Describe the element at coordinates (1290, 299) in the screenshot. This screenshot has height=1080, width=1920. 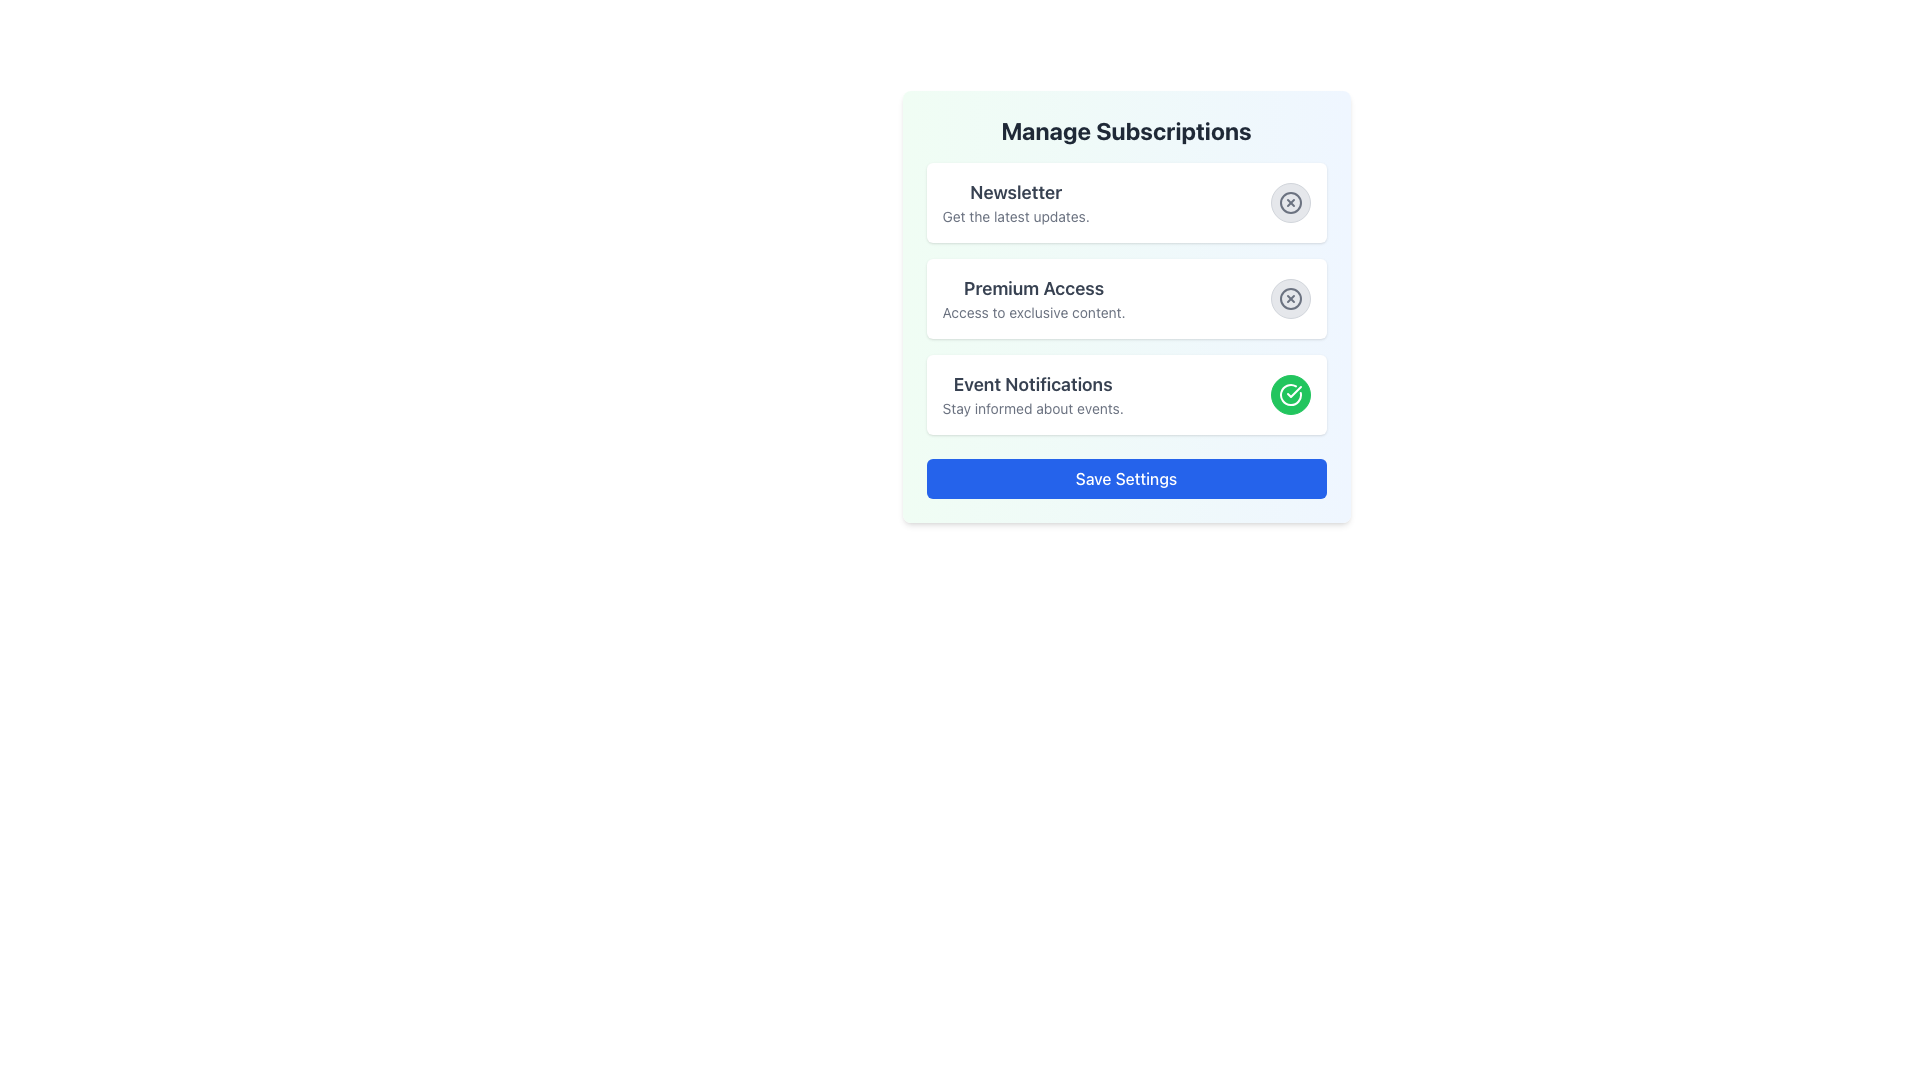
I see `the button to the right of the 'Premium Access' option in the 'Manage Subscriptions' section` at that location.